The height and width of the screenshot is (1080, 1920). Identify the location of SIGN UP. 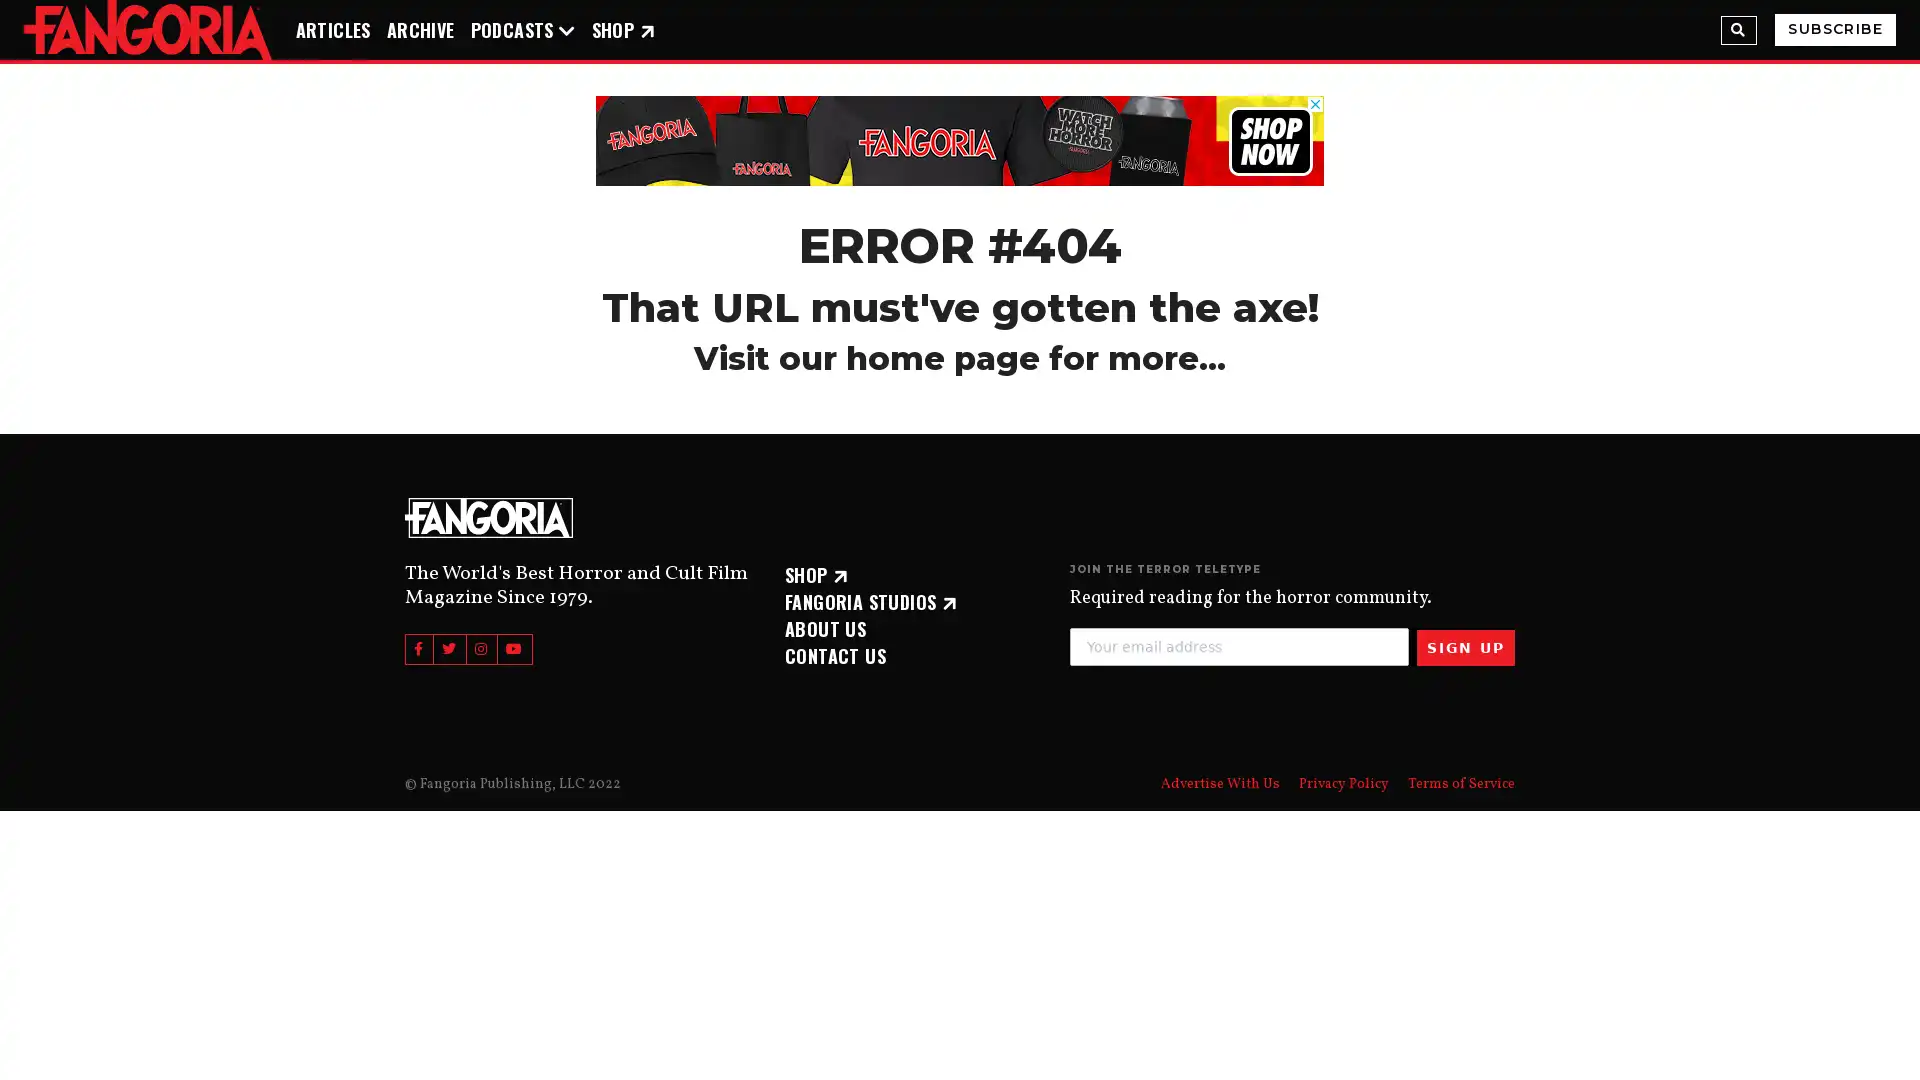
(1464, 647).